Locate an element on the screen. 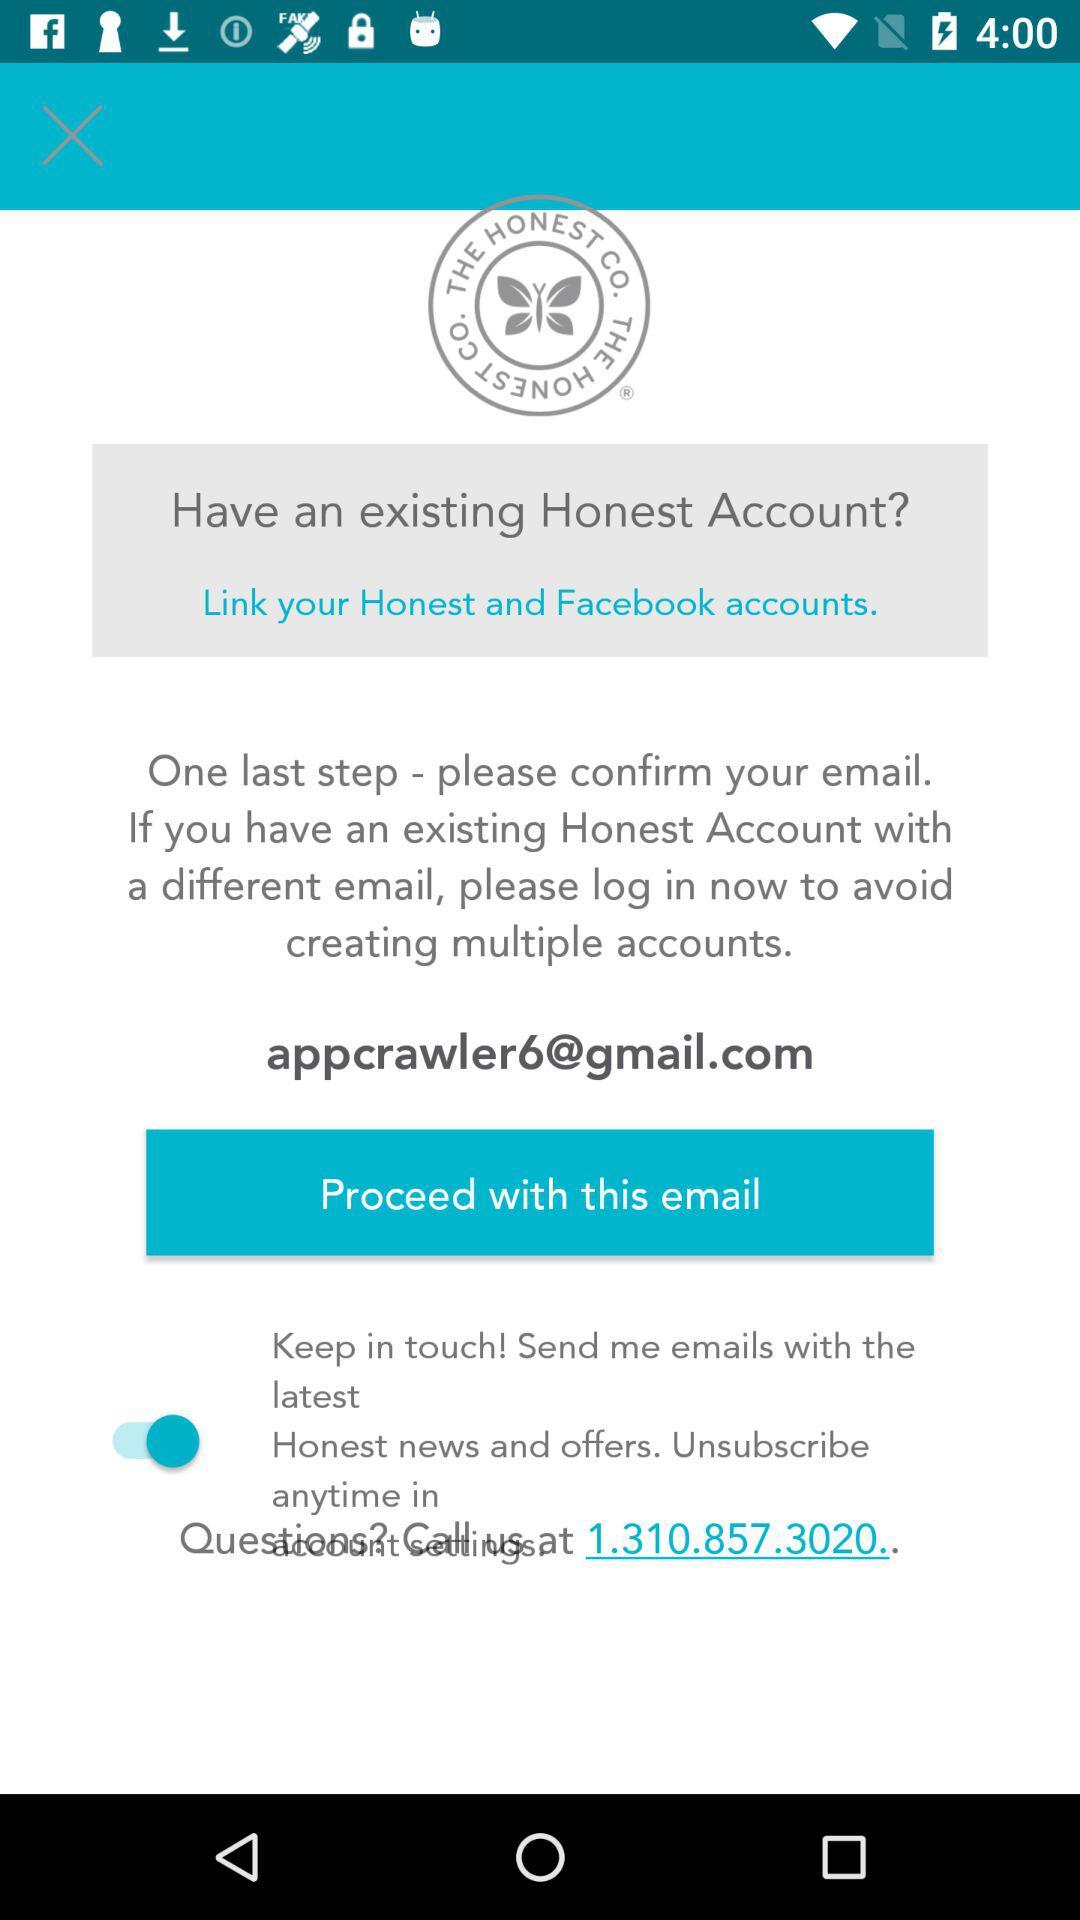 The height and width of the screenshot is (1920, 1080). the item above the have an existing icon is located at coordinates (72, 135).